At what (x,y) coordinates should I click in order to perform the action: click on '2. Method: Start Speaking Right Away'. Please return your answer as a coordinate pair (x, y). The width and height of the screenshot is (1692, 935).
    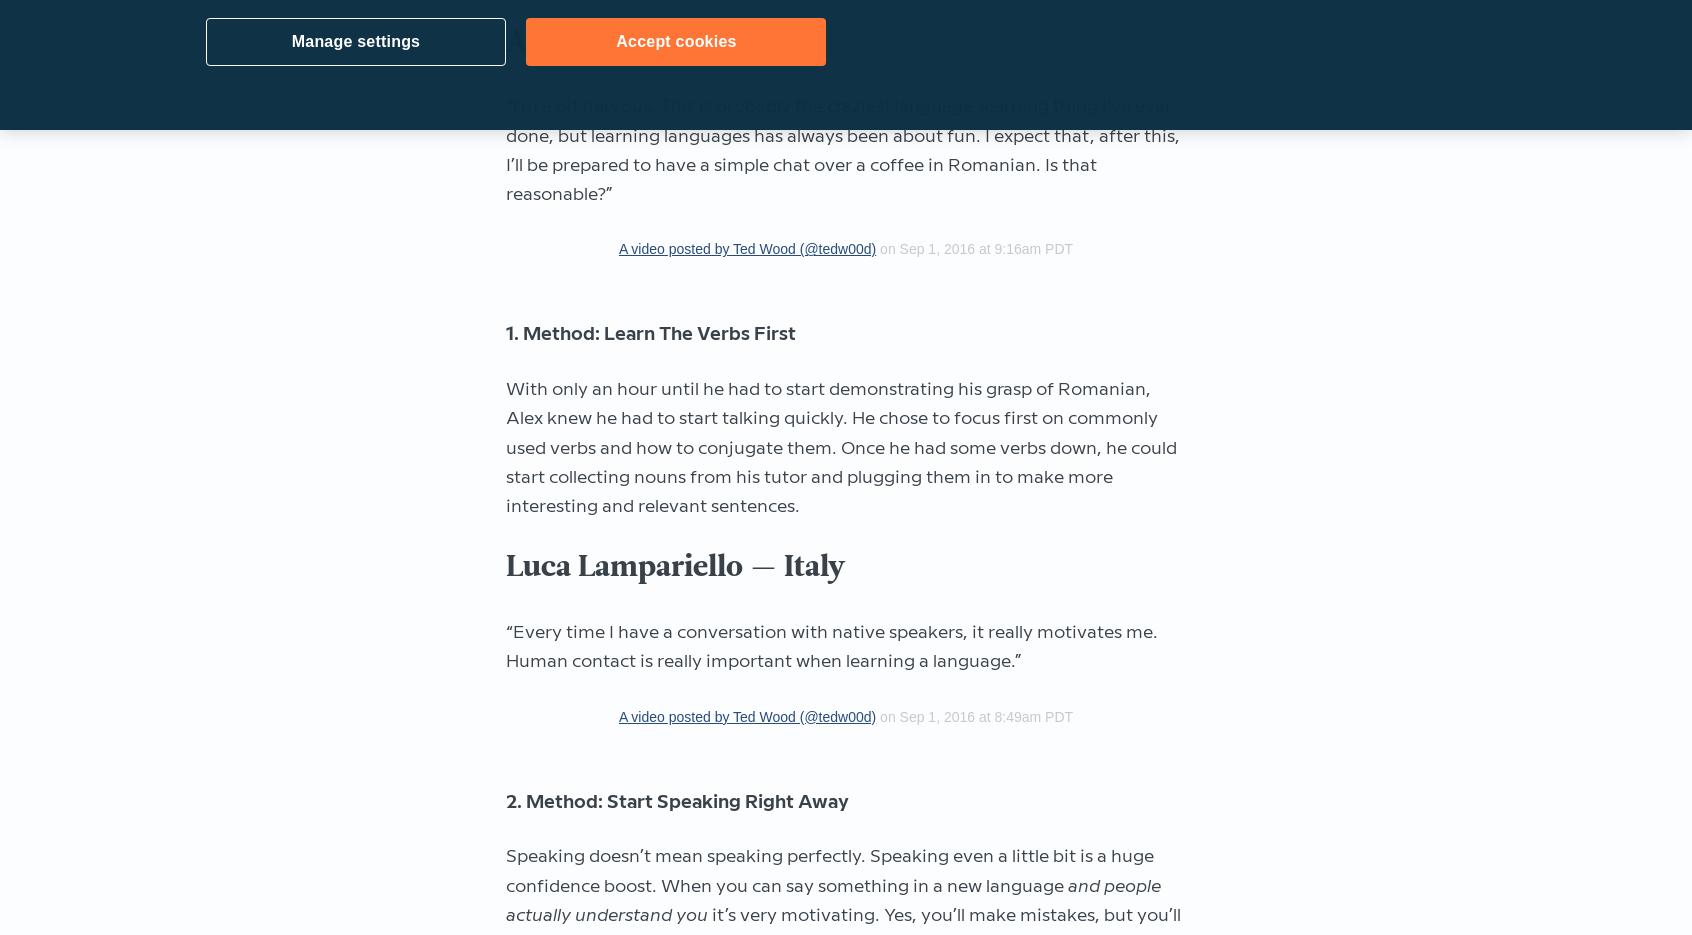
    Looking at the image, I should click on (677, 800).